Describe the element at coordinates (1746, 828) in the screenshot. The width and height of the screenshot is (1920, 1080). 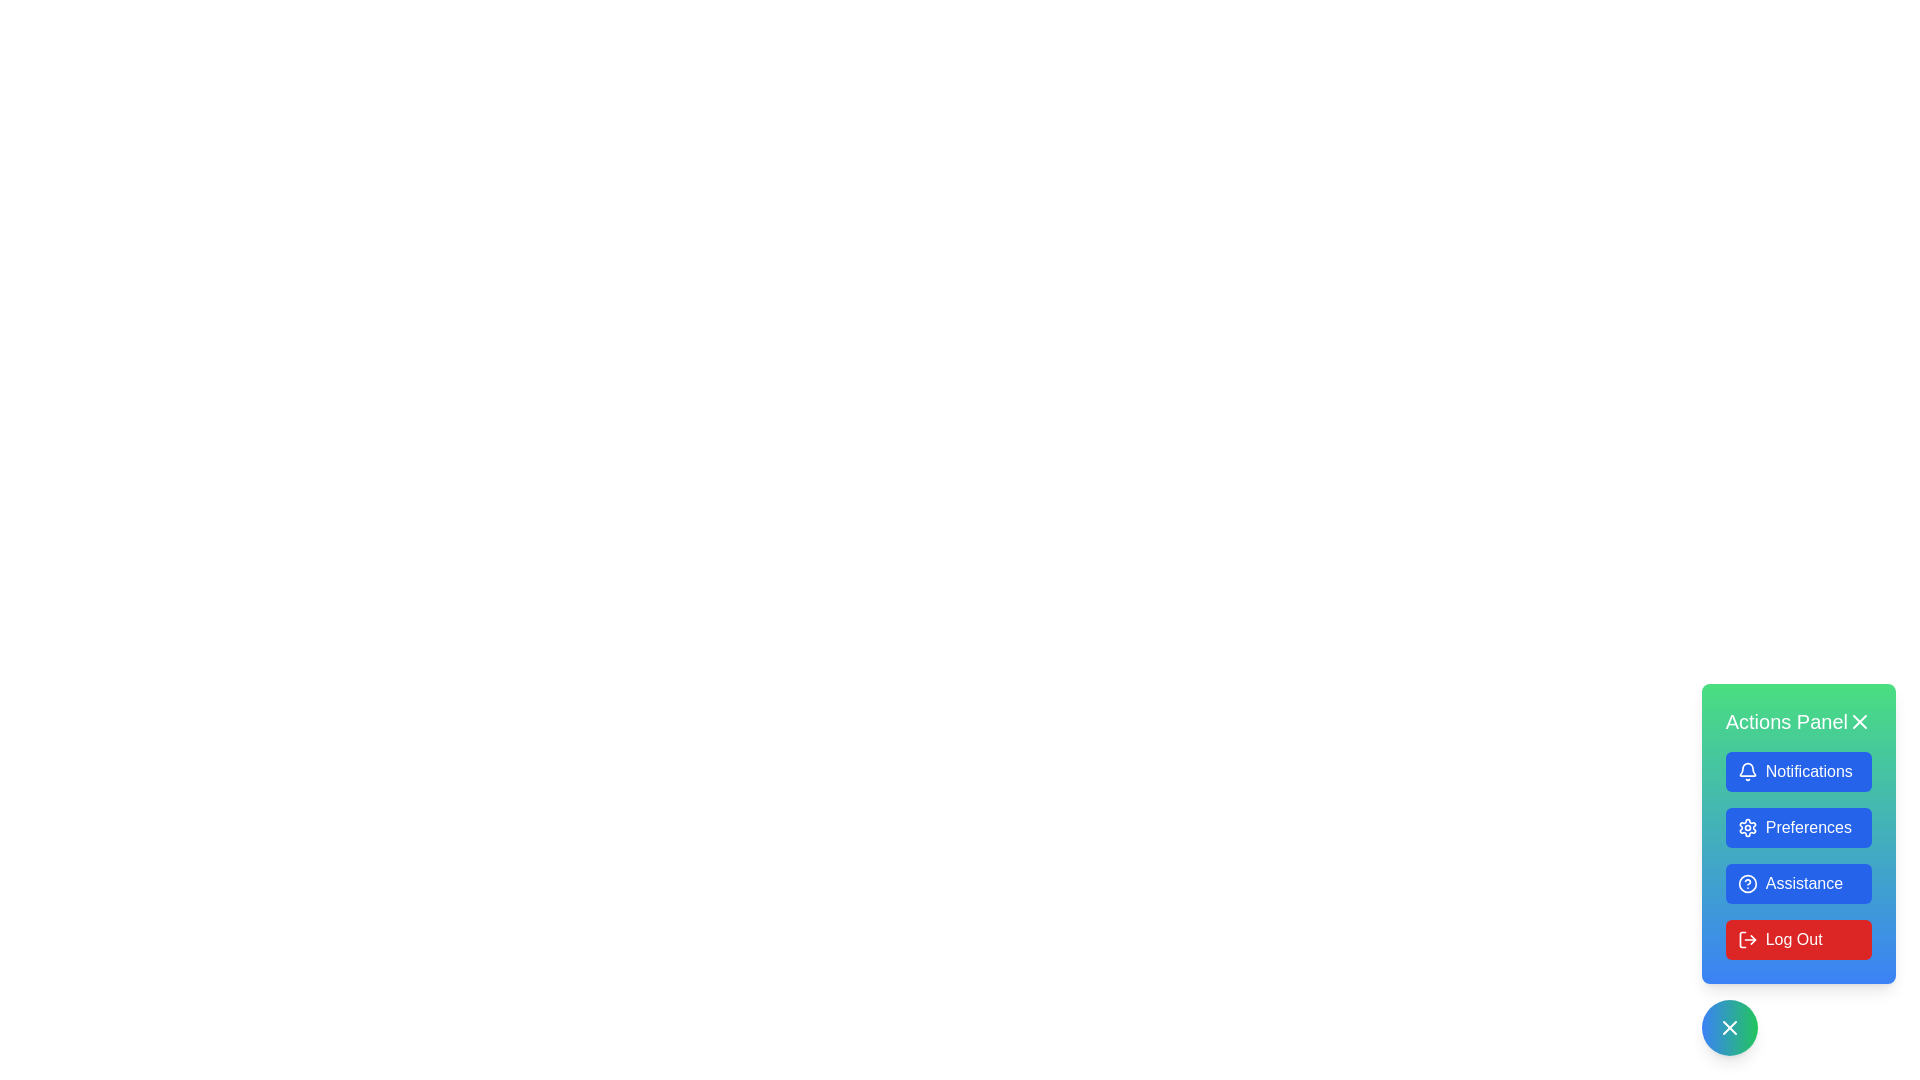
I see `the cogwheel icon located at the left-hand side of the 'Preferences' button in the 'Actions Panel' interface` at that location.